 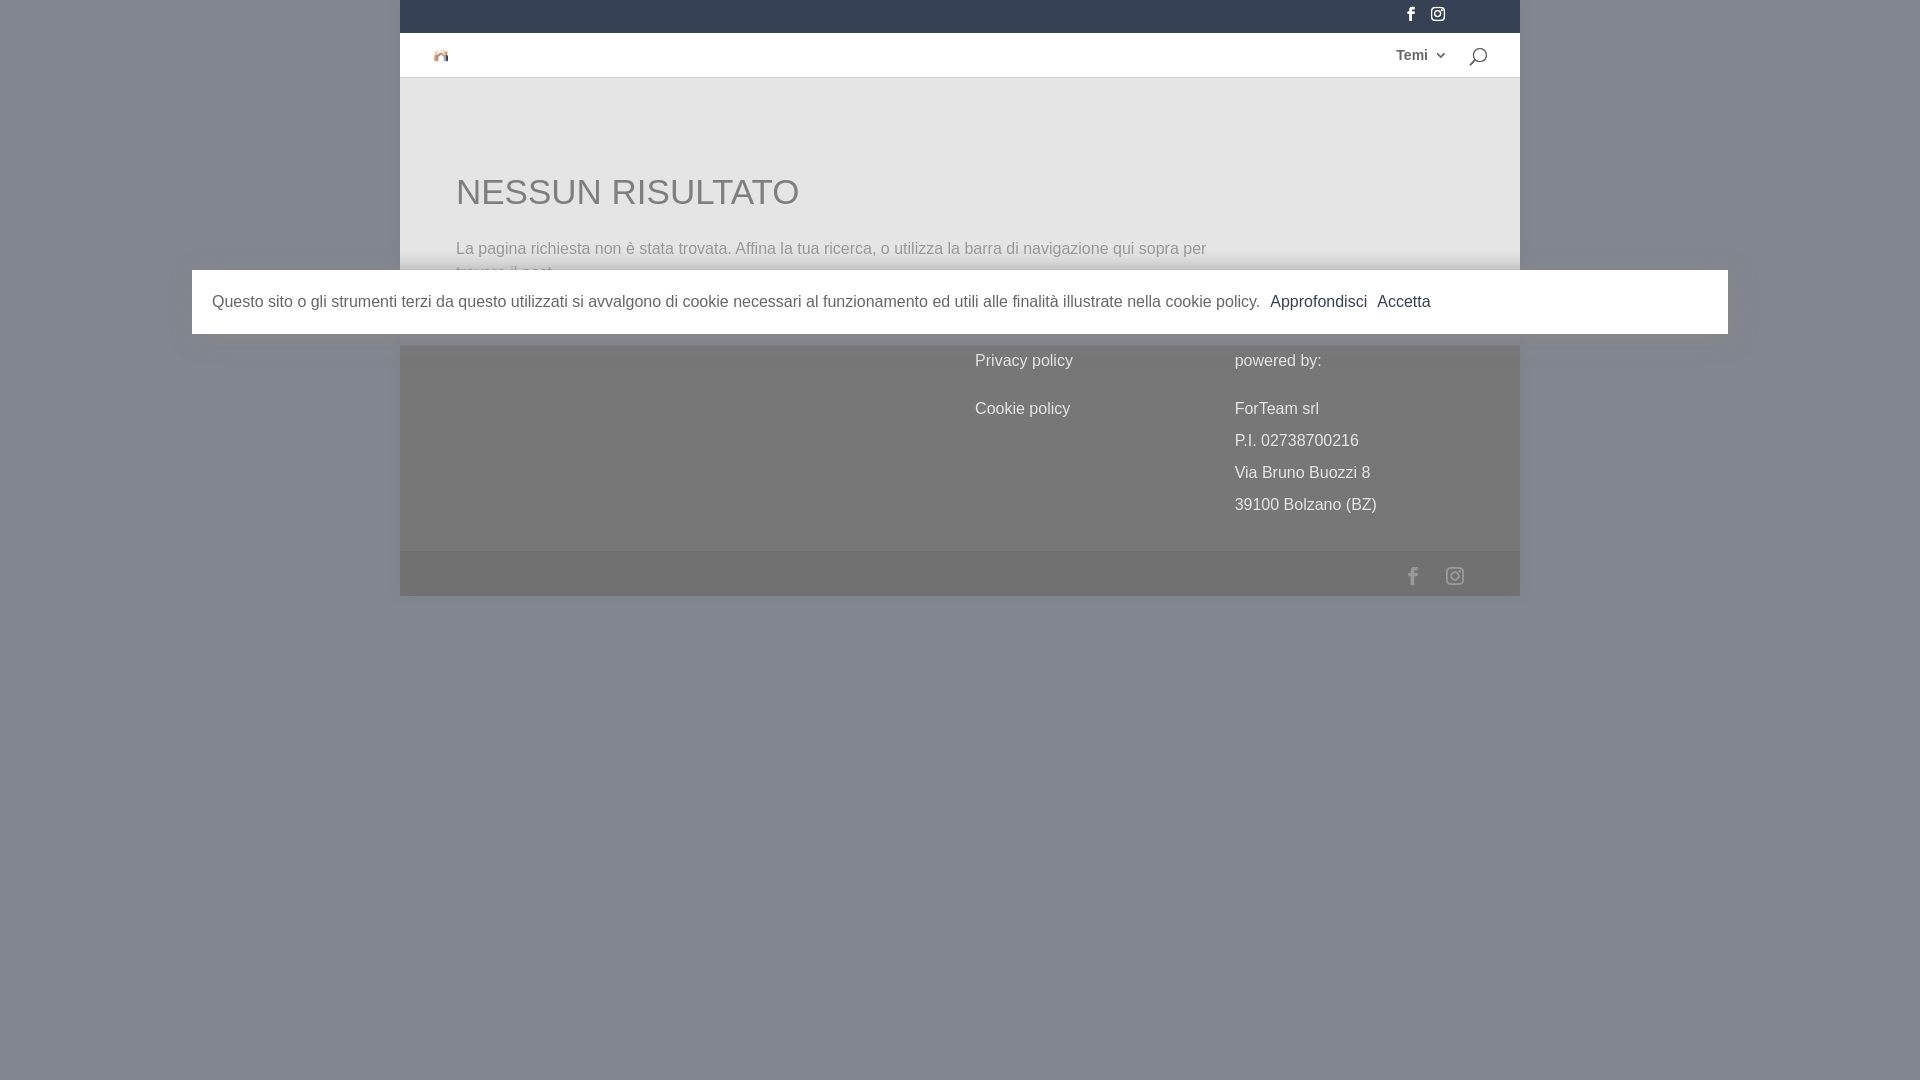 I want to click on 'Accetta', so click(x=1376, y=301).